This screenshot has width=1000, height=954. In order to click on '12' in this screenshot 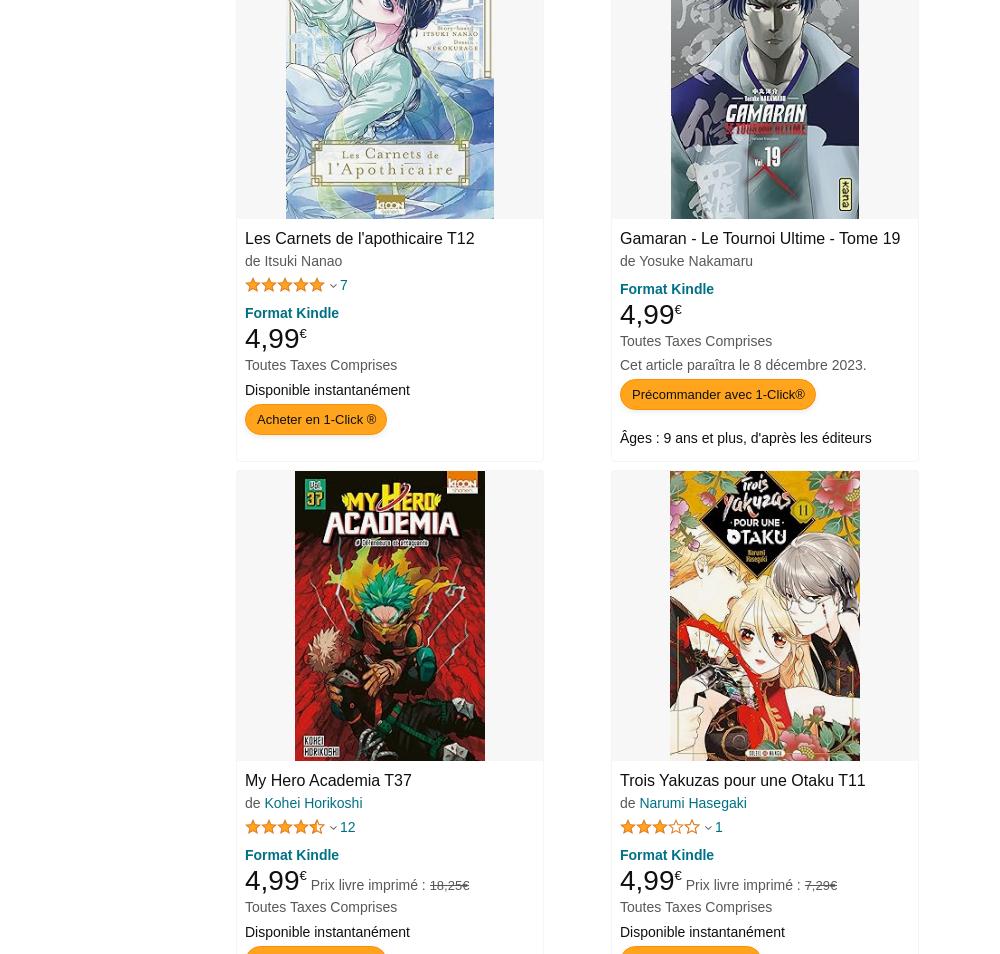, I will do `click(346, 825)`.